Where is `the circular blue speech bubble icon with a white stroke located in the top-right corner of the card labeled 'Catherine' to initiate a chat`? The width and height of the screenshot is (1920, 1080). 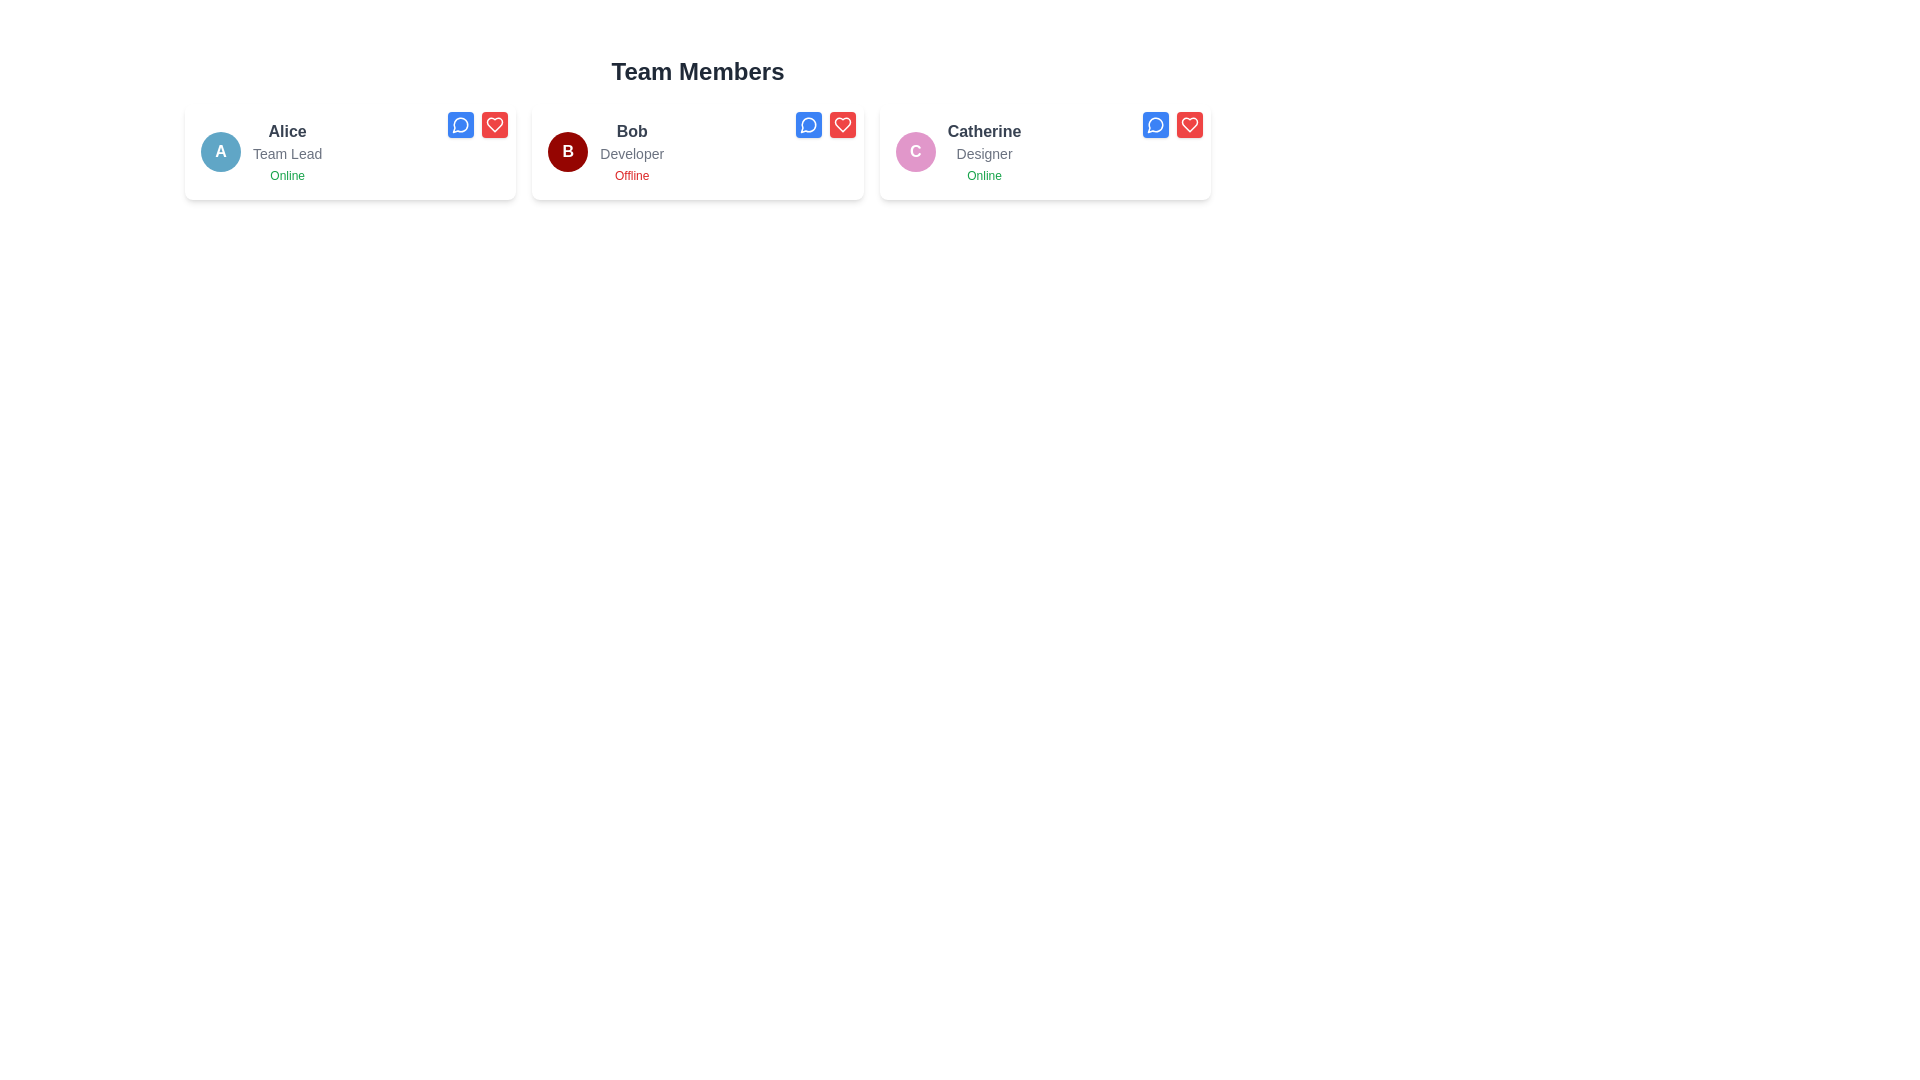
the circular blue speech bubble icon with a white stroke located in the top-right corner of the card labeled 'Catherine' to initiate a chat is located at coordinates (1155, 125).